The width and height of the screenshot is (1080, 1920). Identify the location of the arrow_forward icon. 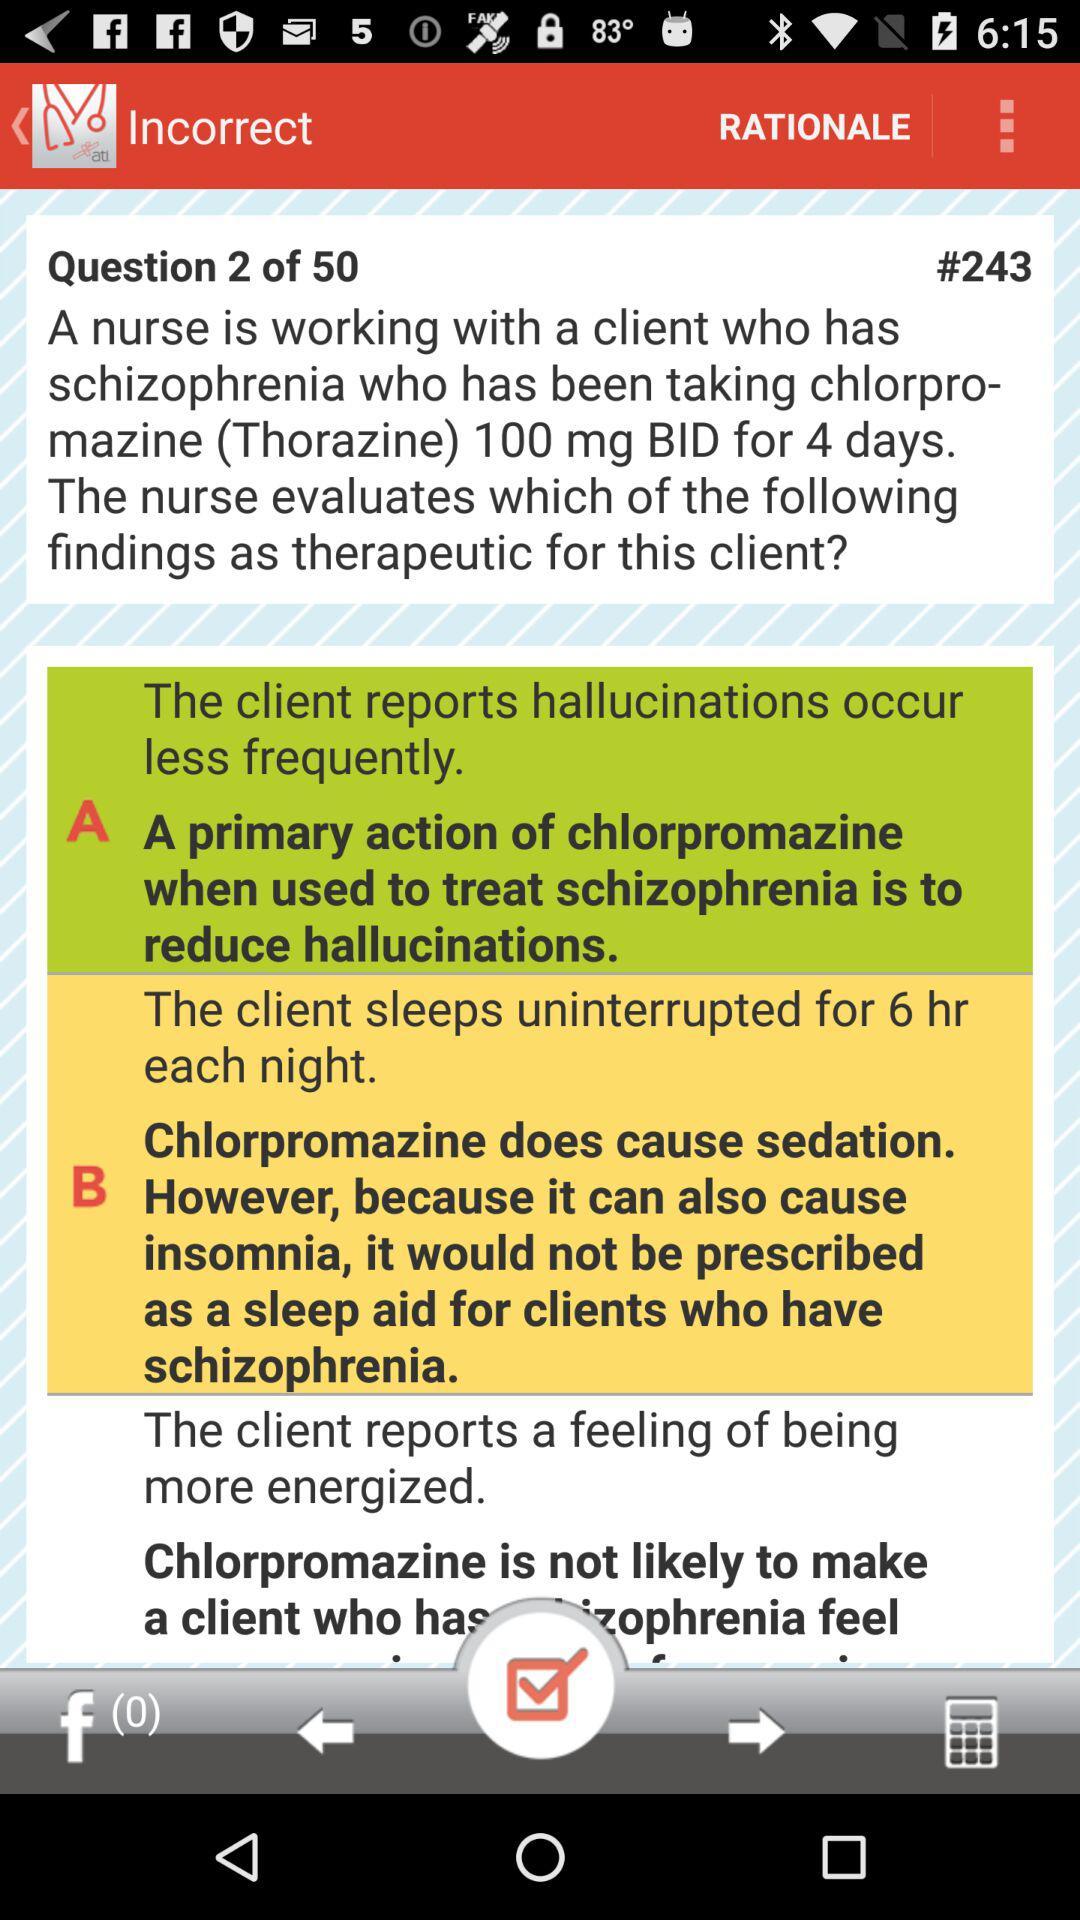
(756, 1851).